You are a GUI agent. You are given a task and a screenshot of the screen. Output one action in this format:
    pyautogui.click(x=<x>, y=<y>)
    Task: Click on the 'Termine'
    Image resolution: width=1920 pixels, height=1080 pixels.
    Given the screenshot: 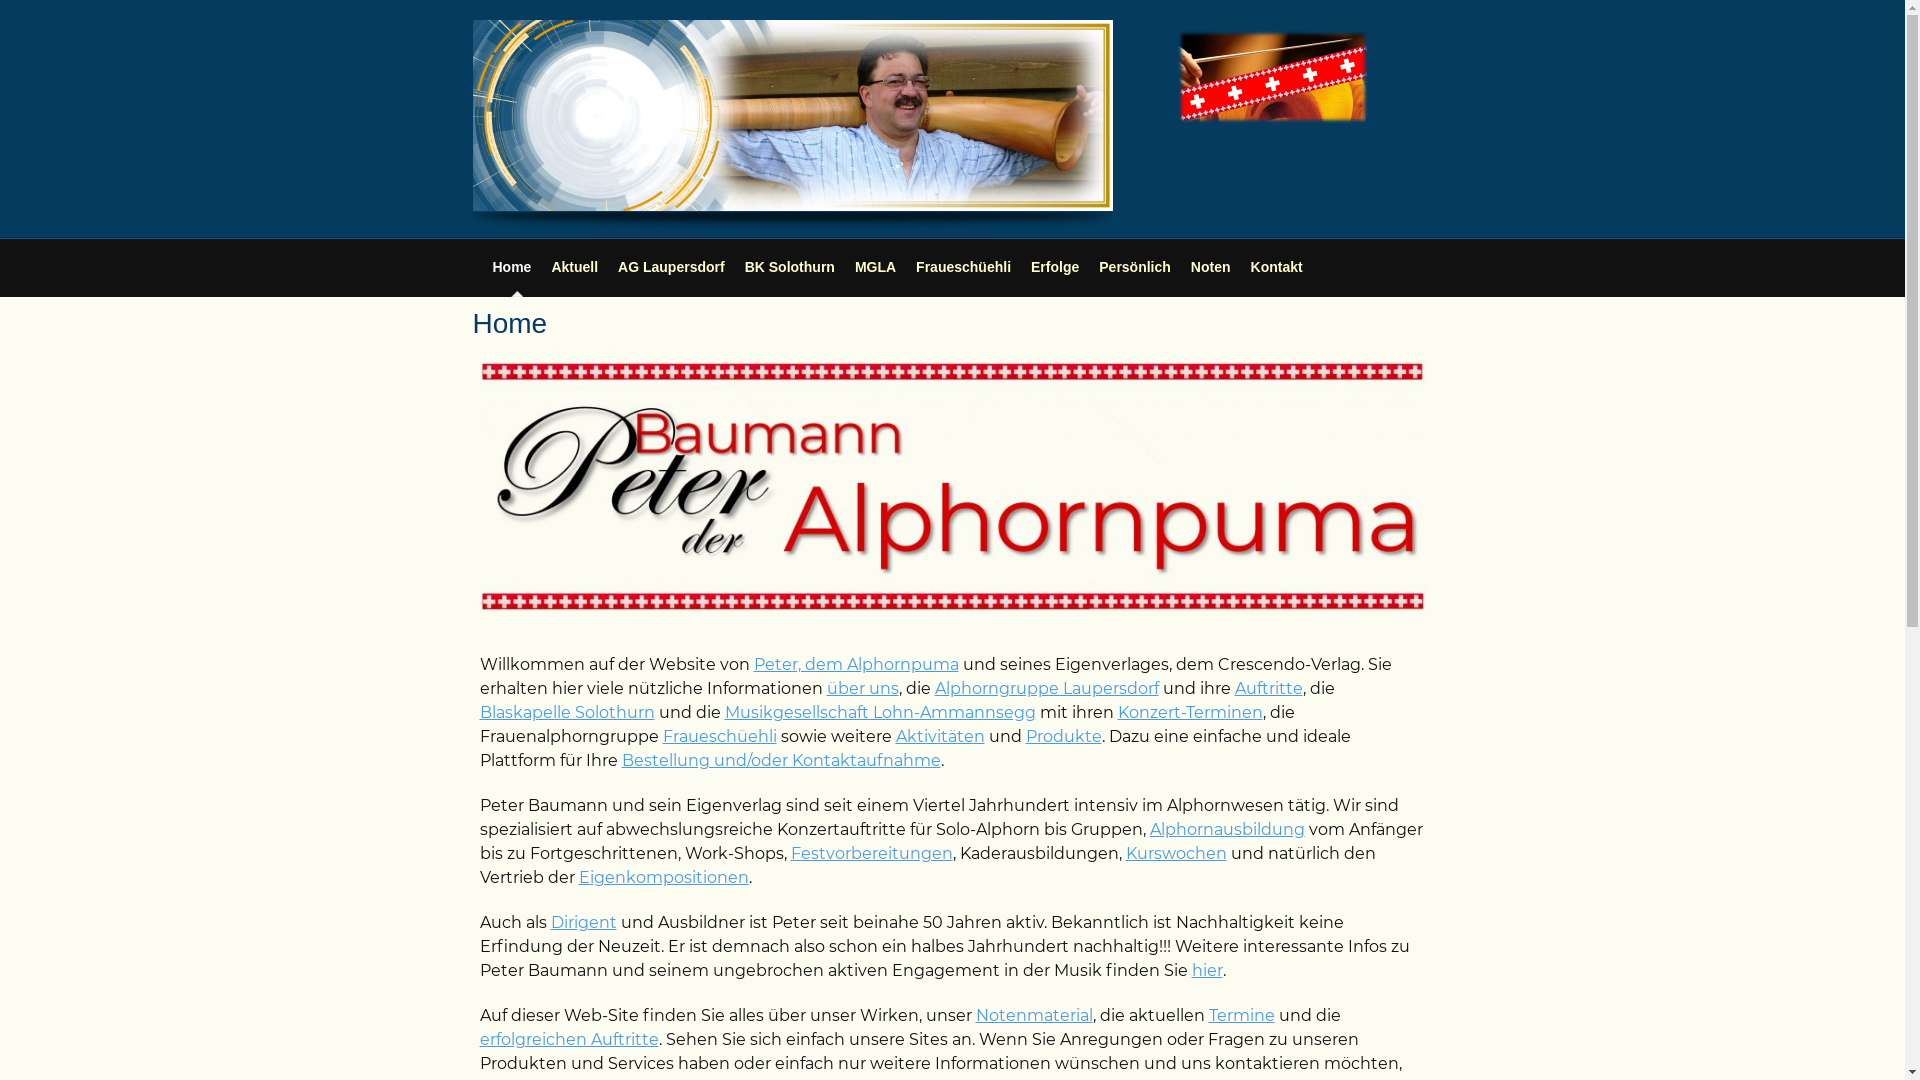 What is the action you would take?
    pyautogui.click(x=1207, y=1015)
    